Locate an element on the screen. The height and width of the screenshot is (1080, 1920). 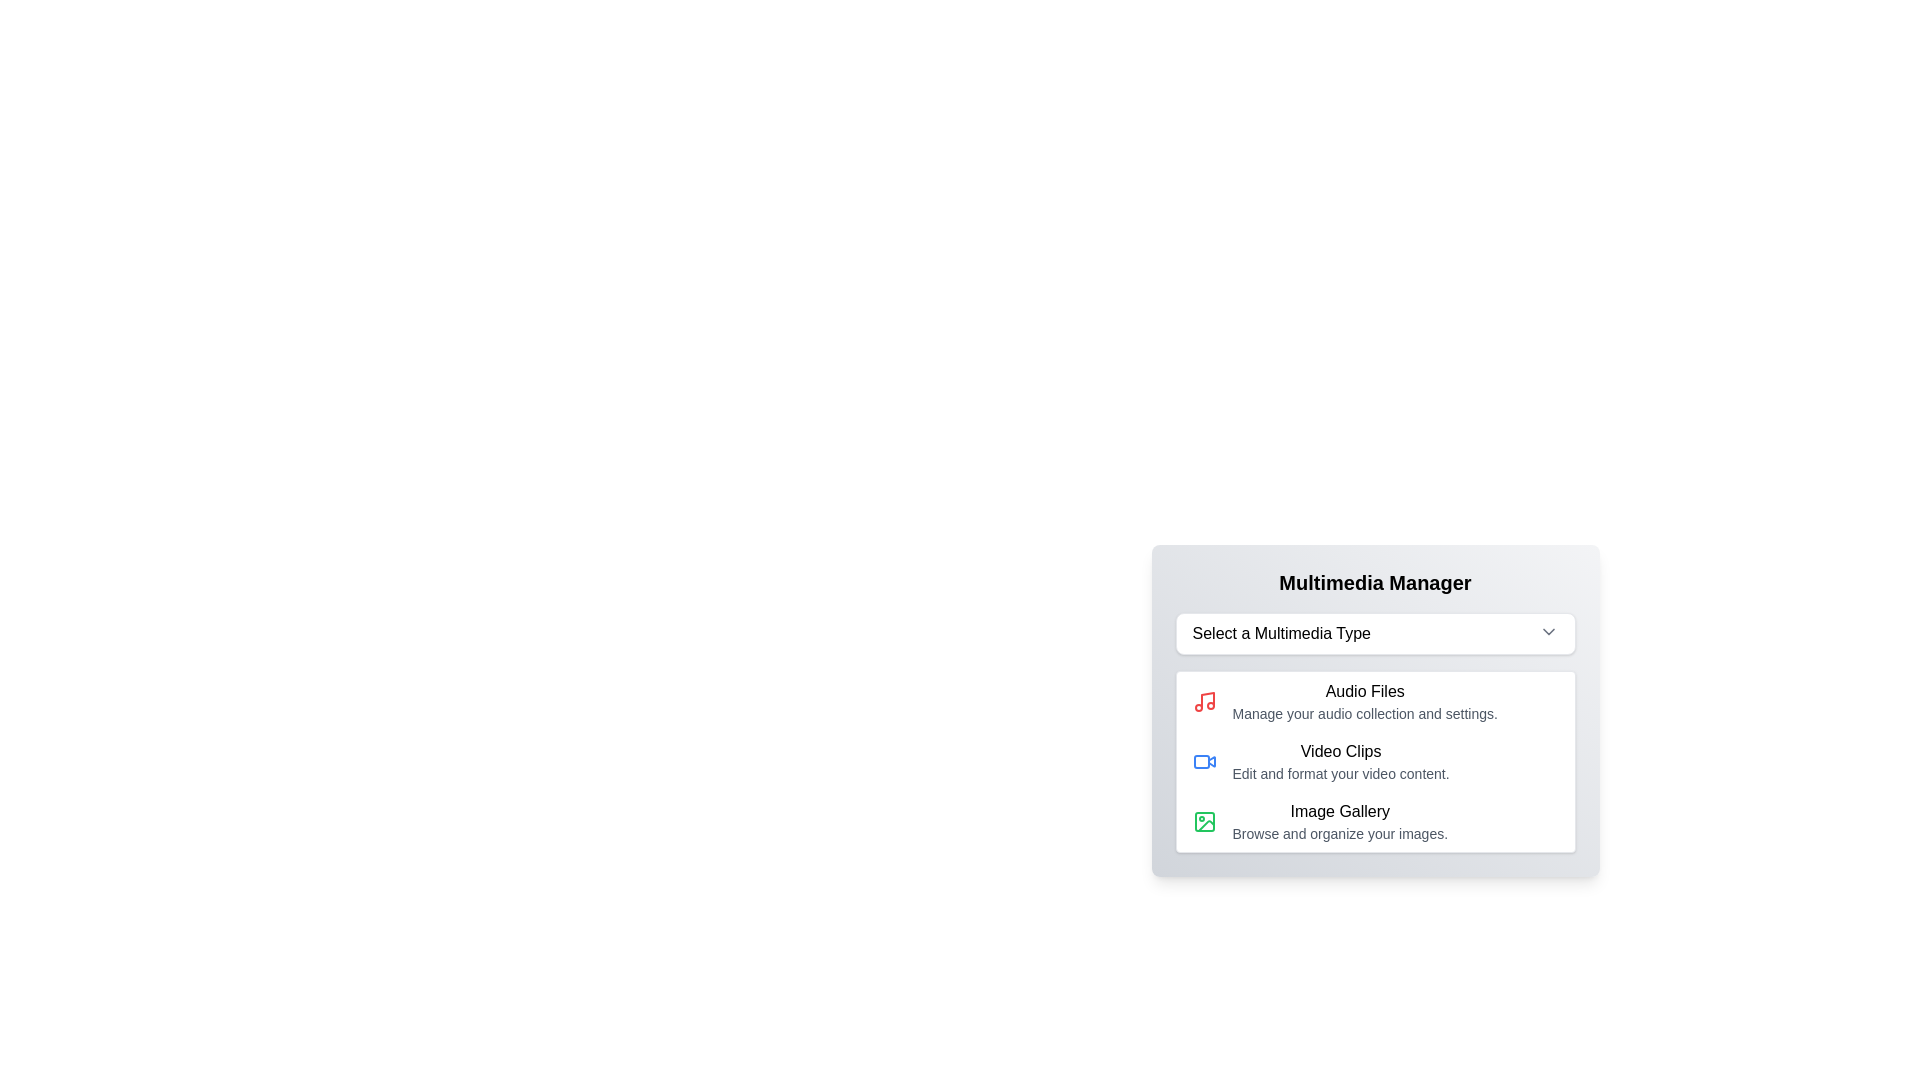
the Header Text element that describes the section related to managing audio files, located within the 'Multimedia Manager' panel beneath the 'Select a Multimedia Type' dropdown menu is located at coordinates (1364, 690).